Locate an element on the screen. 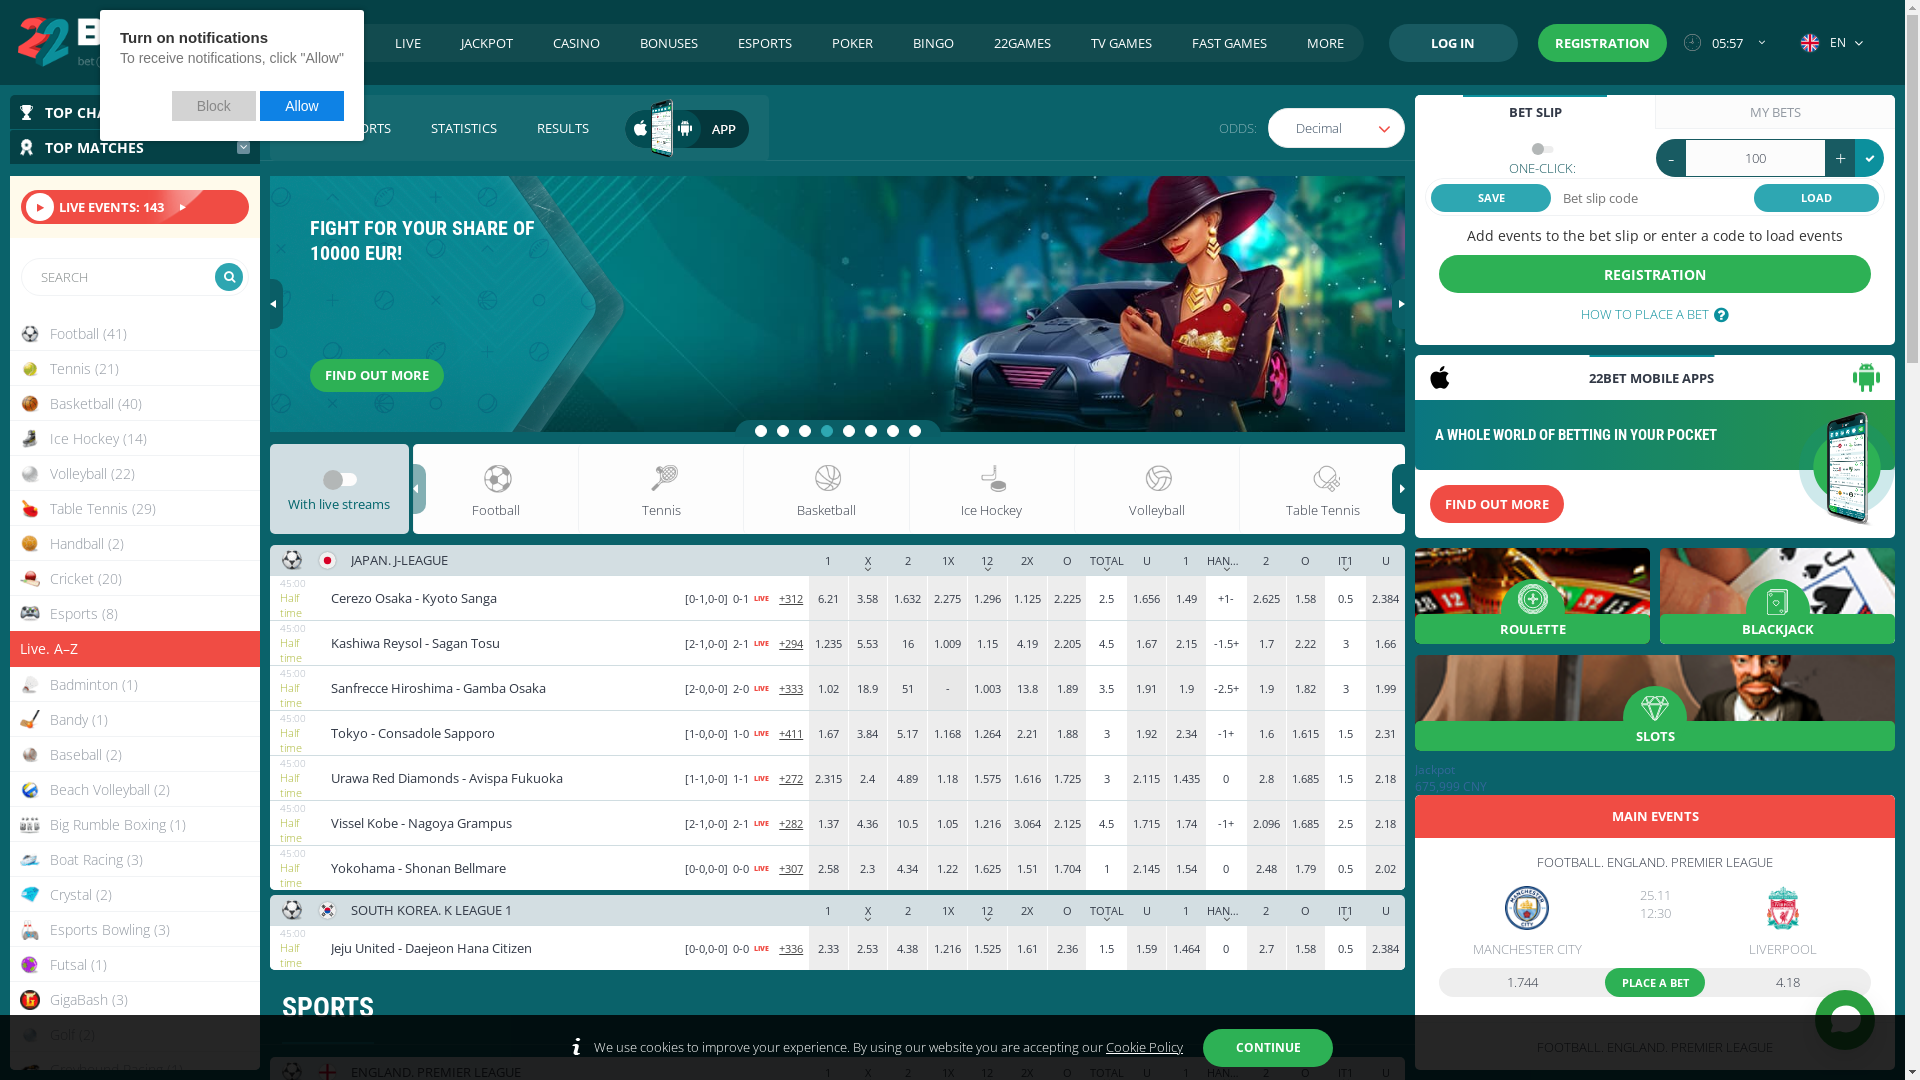  'Basketball' is located at coordinates (825, 489).